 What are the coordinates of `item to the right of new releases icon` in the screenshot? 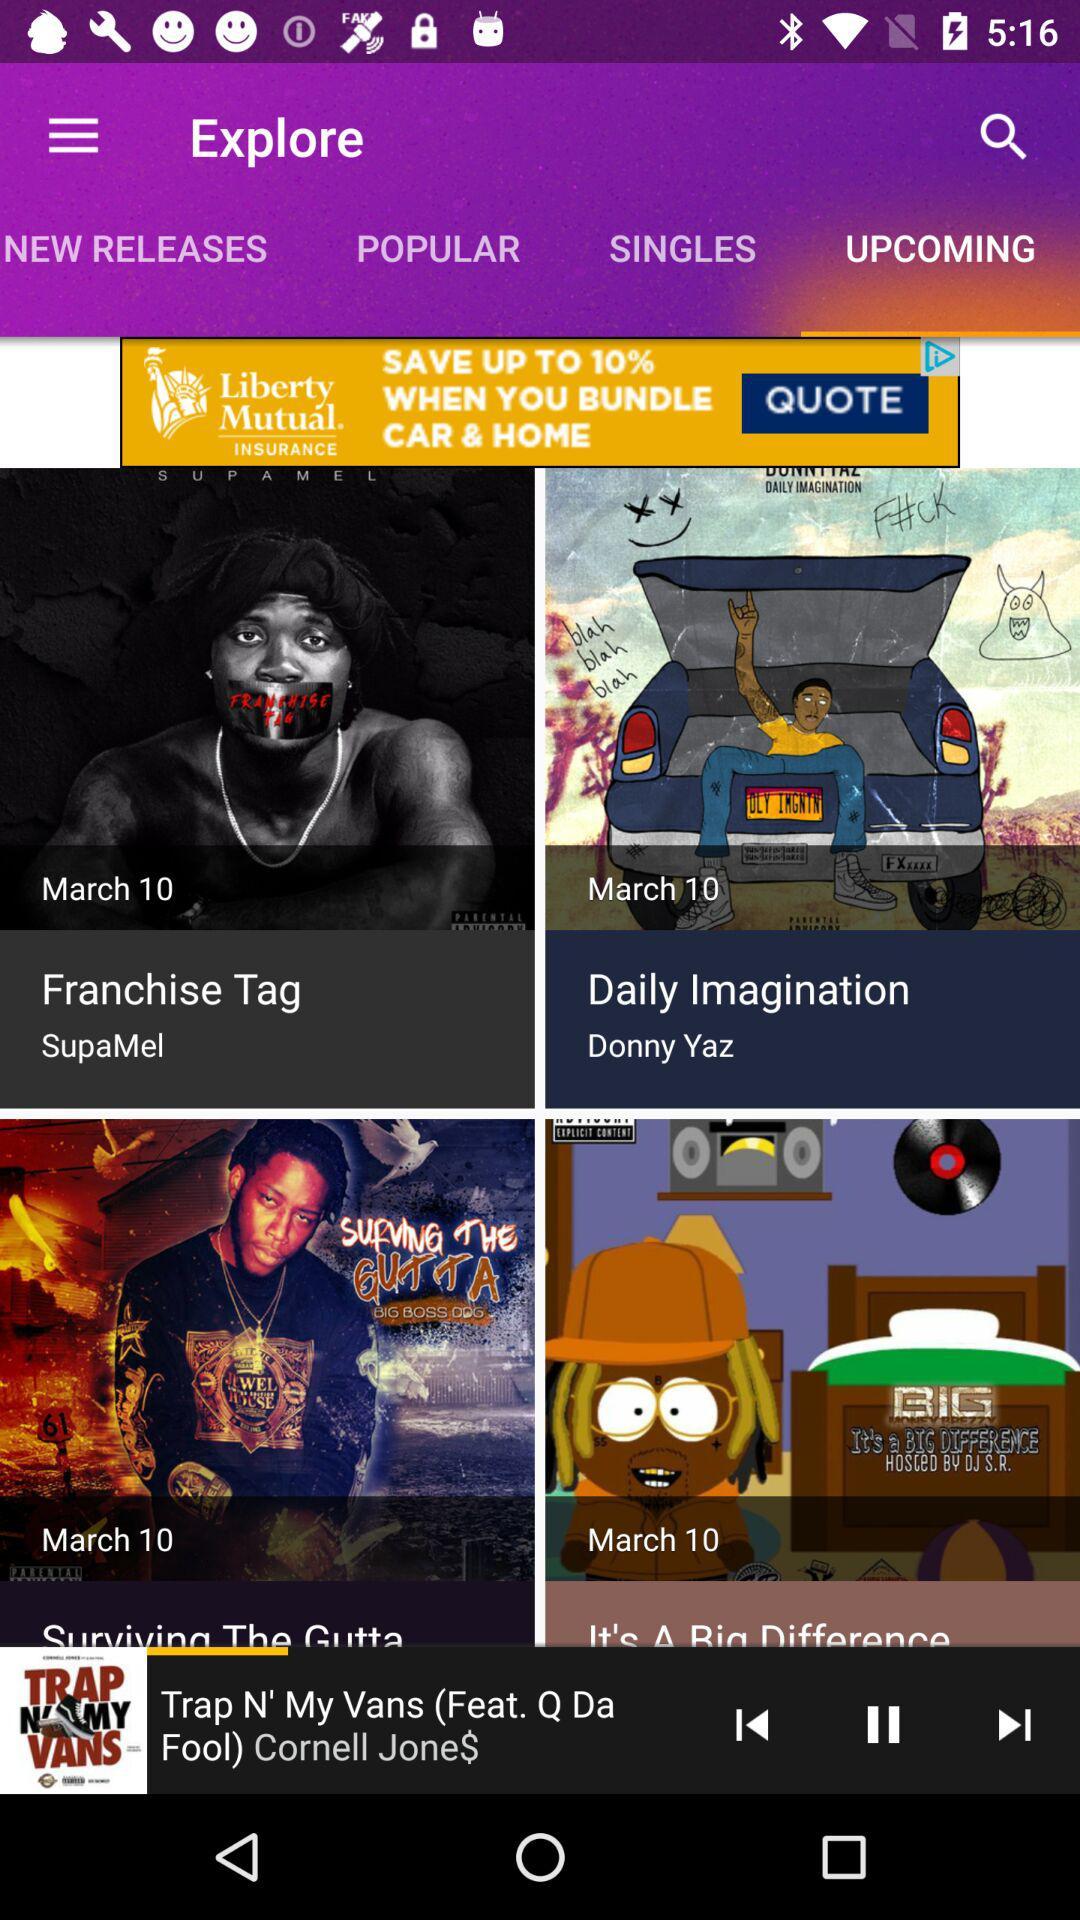 It's located at (437, 246).